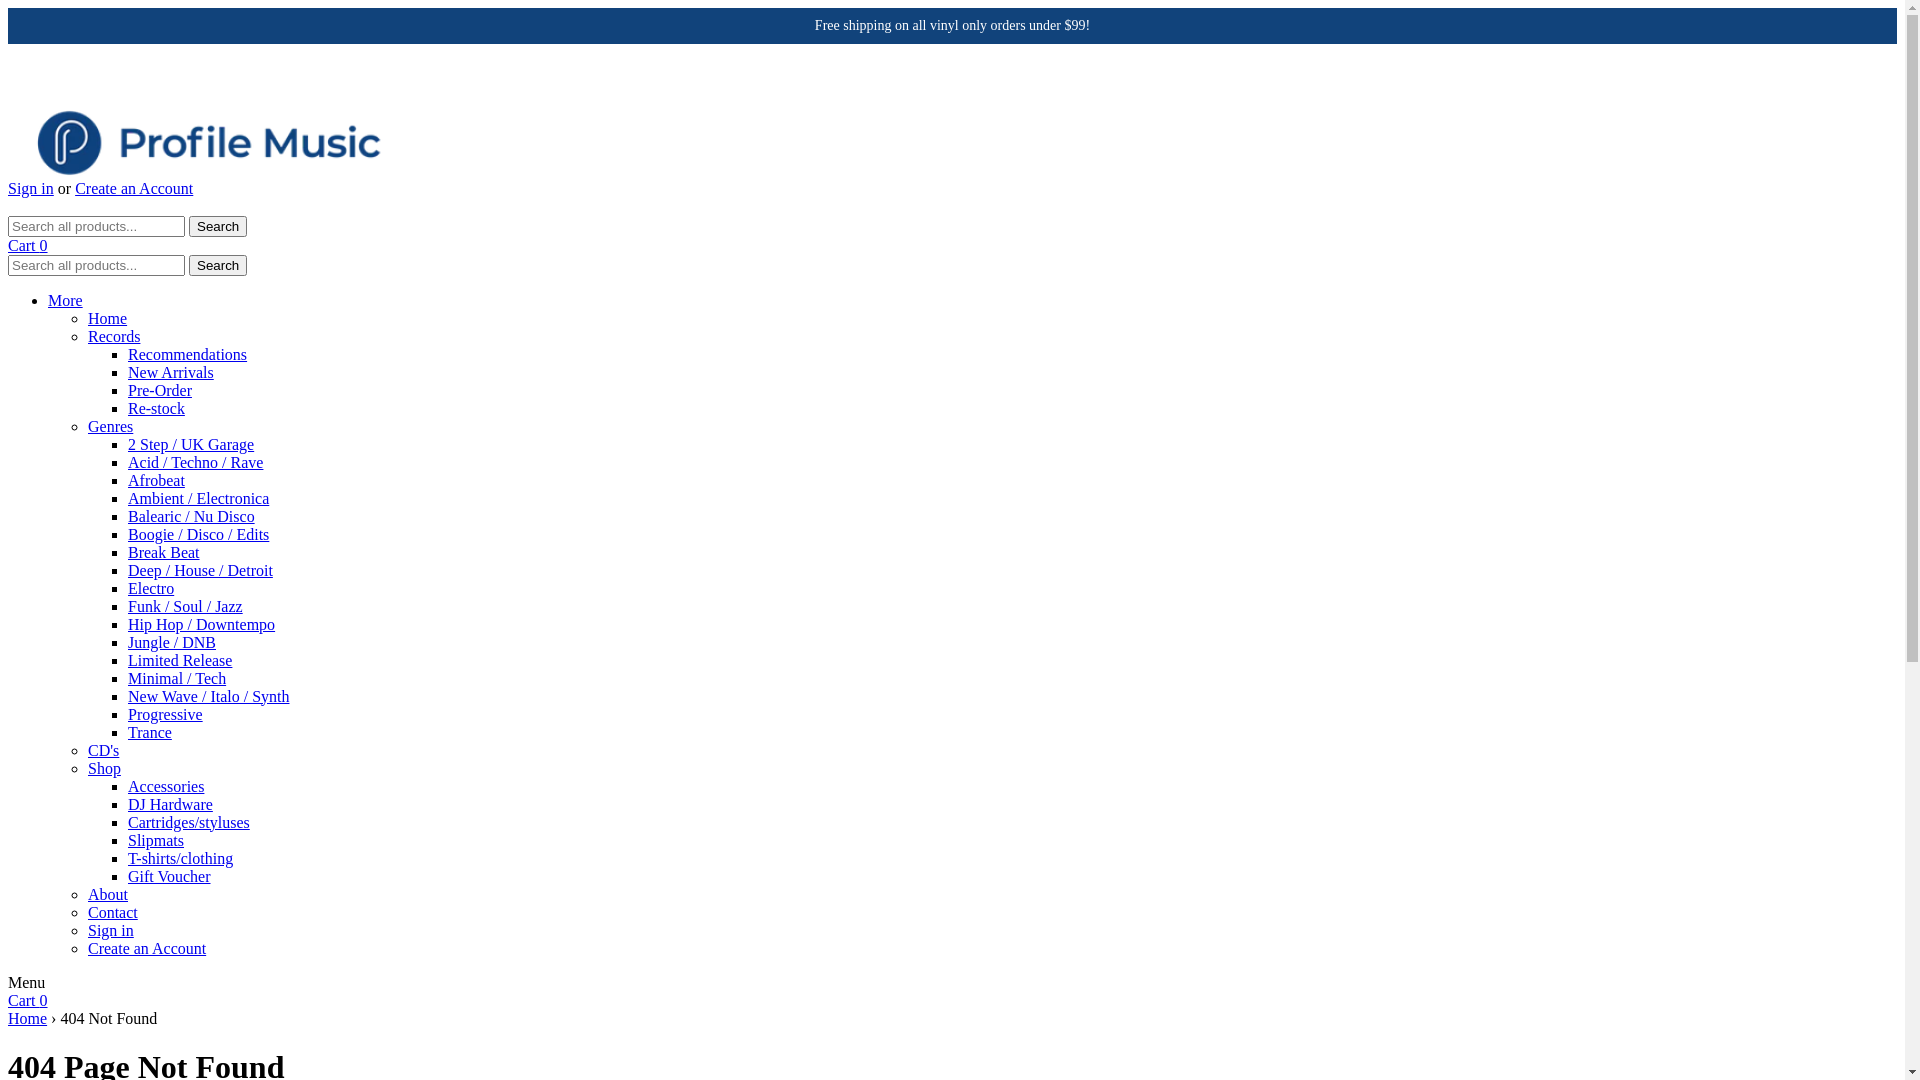 Image resolution: width=1920 pixels, height=1080 pixels. I want to click on 'Ambient / Electronica', so click(127, 497).